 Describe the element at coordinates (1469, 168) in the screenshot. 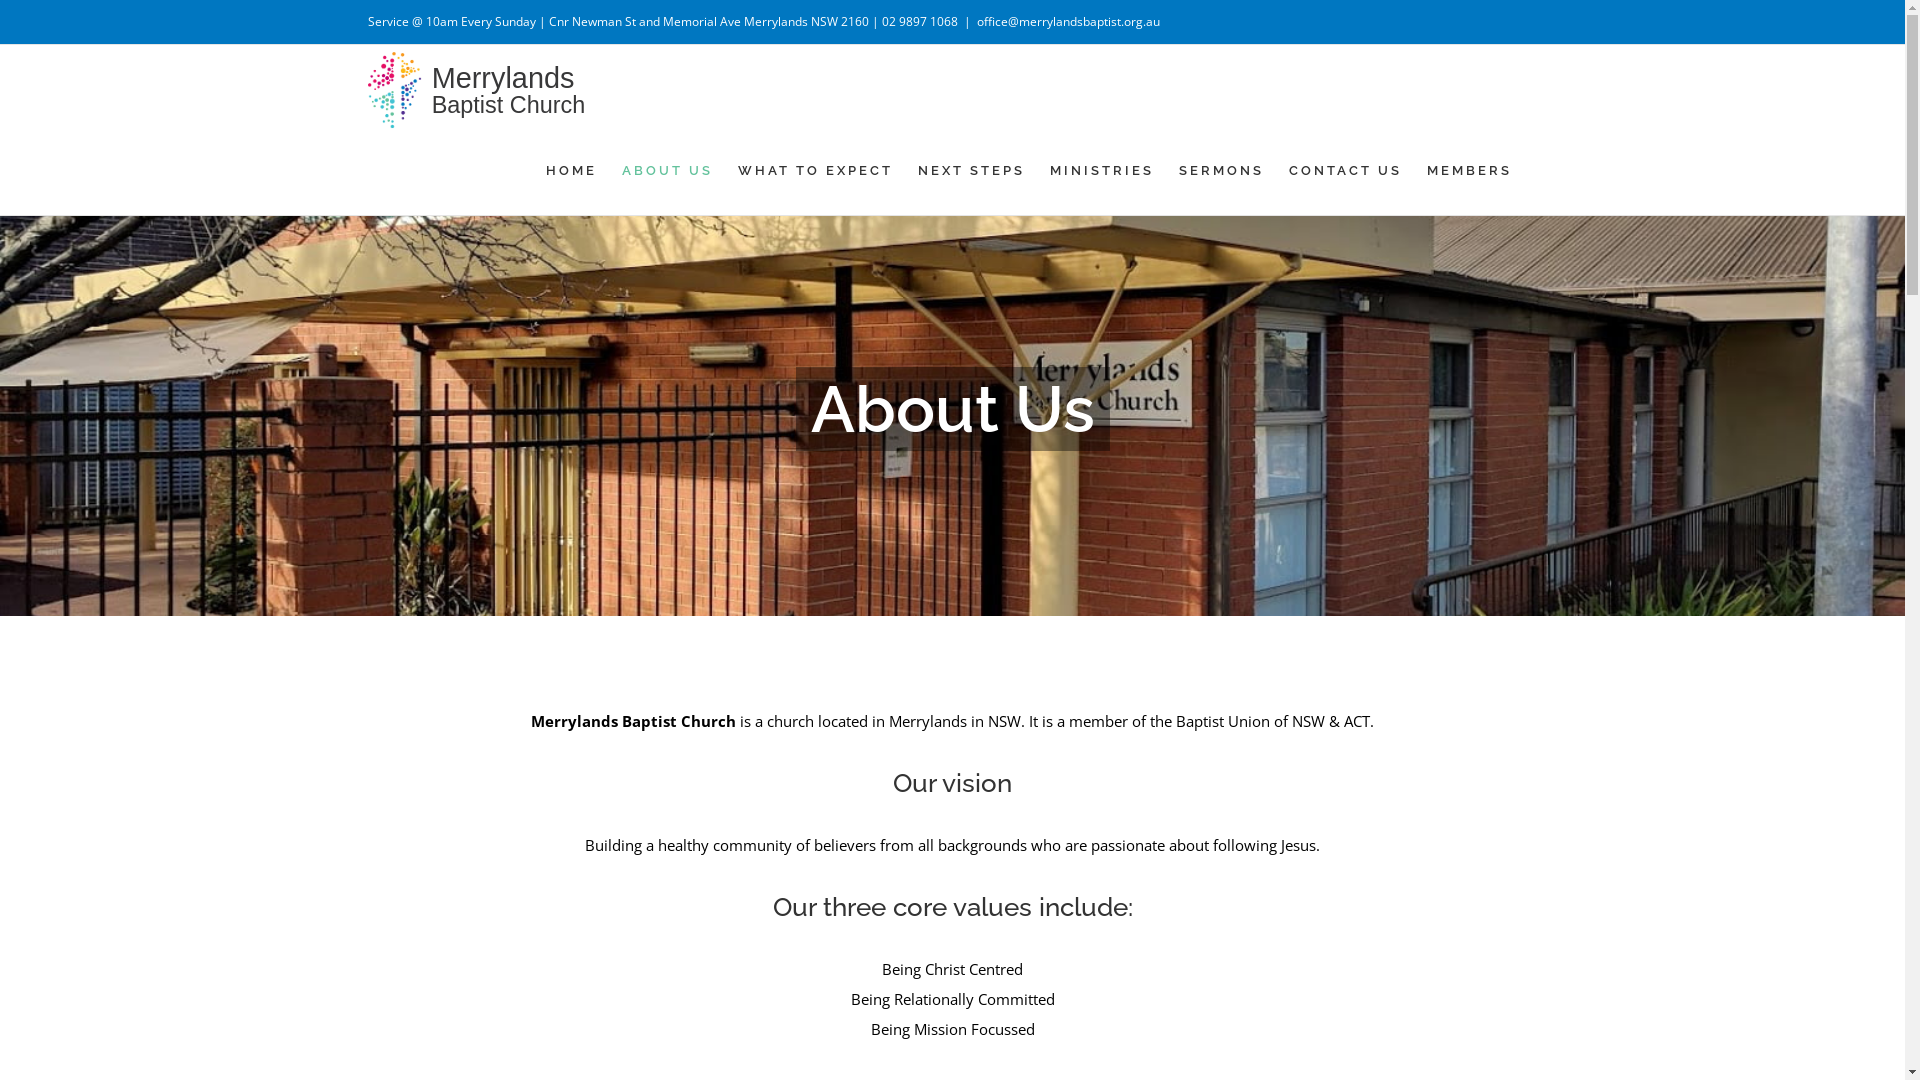

I see `'MEMBERS'` at that location.